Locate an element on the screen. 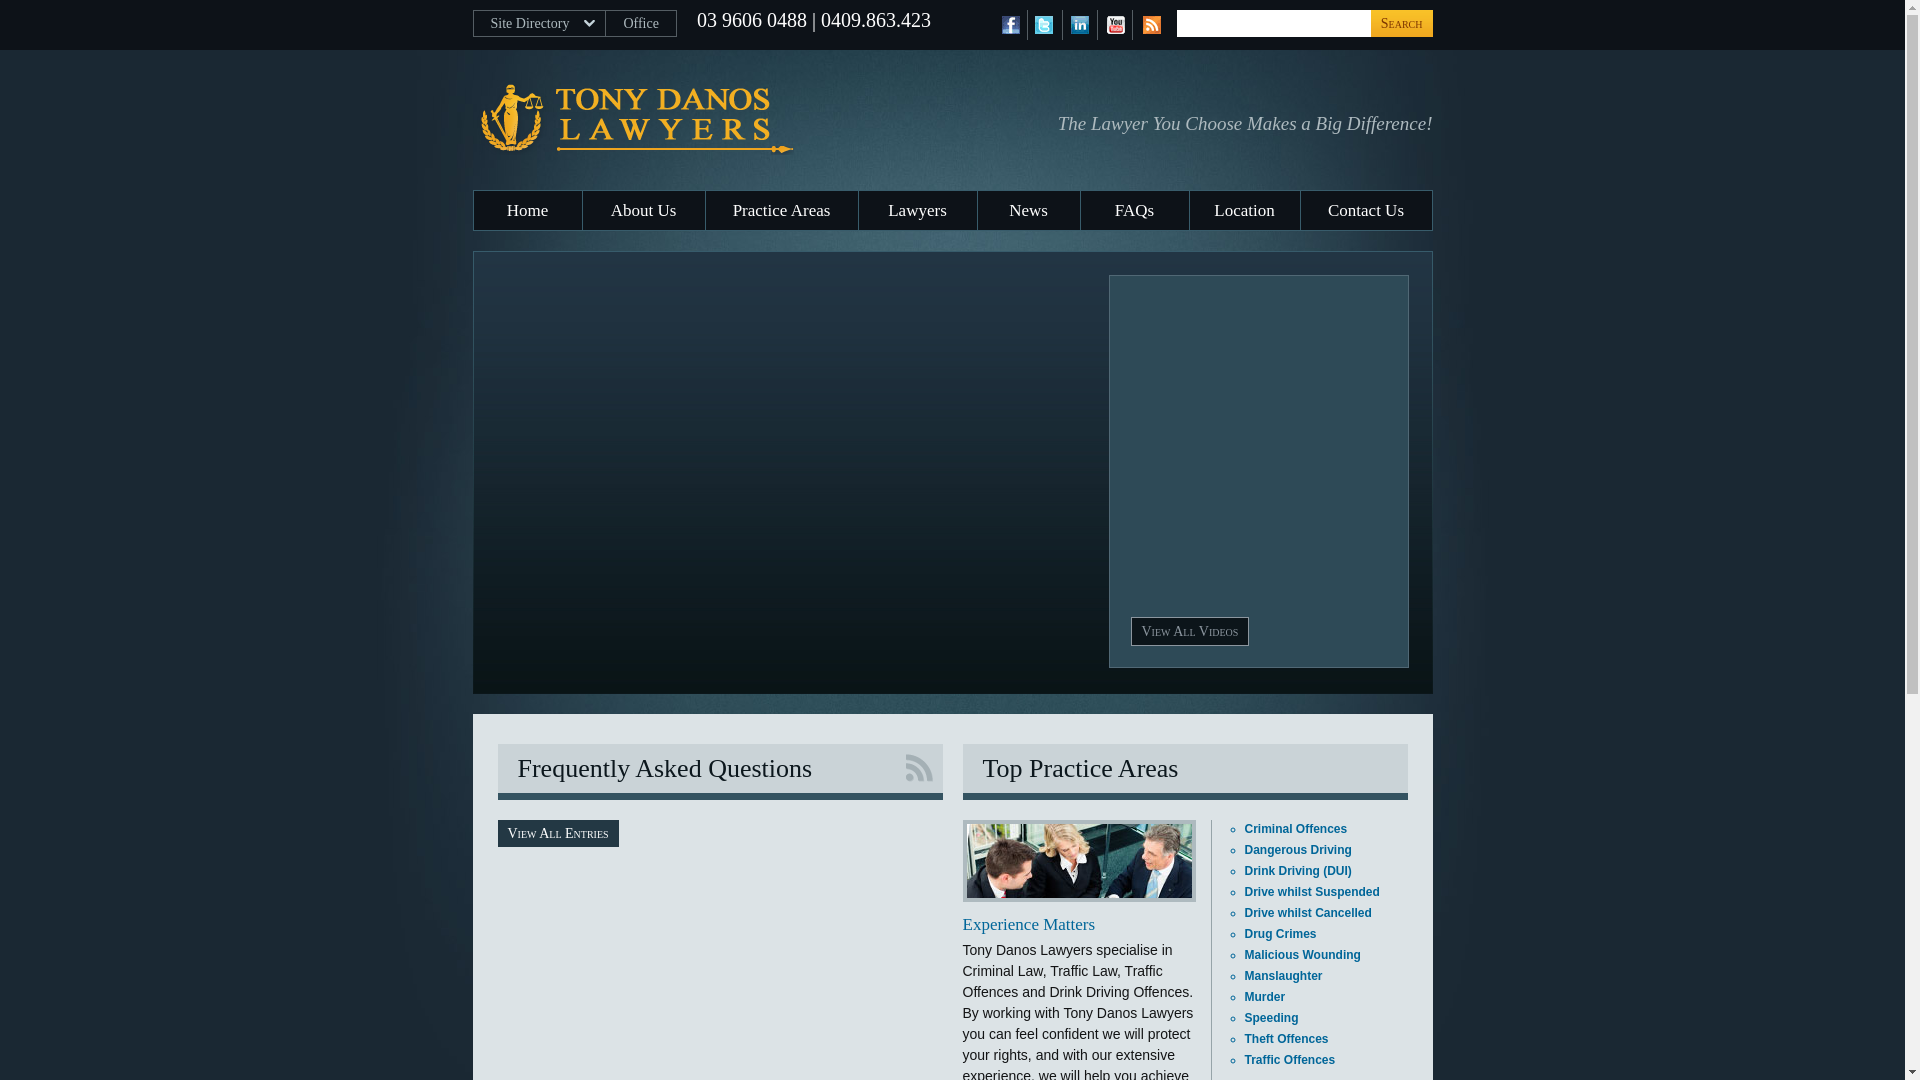  'RSS Feed' is located at coordinates (916, 766).